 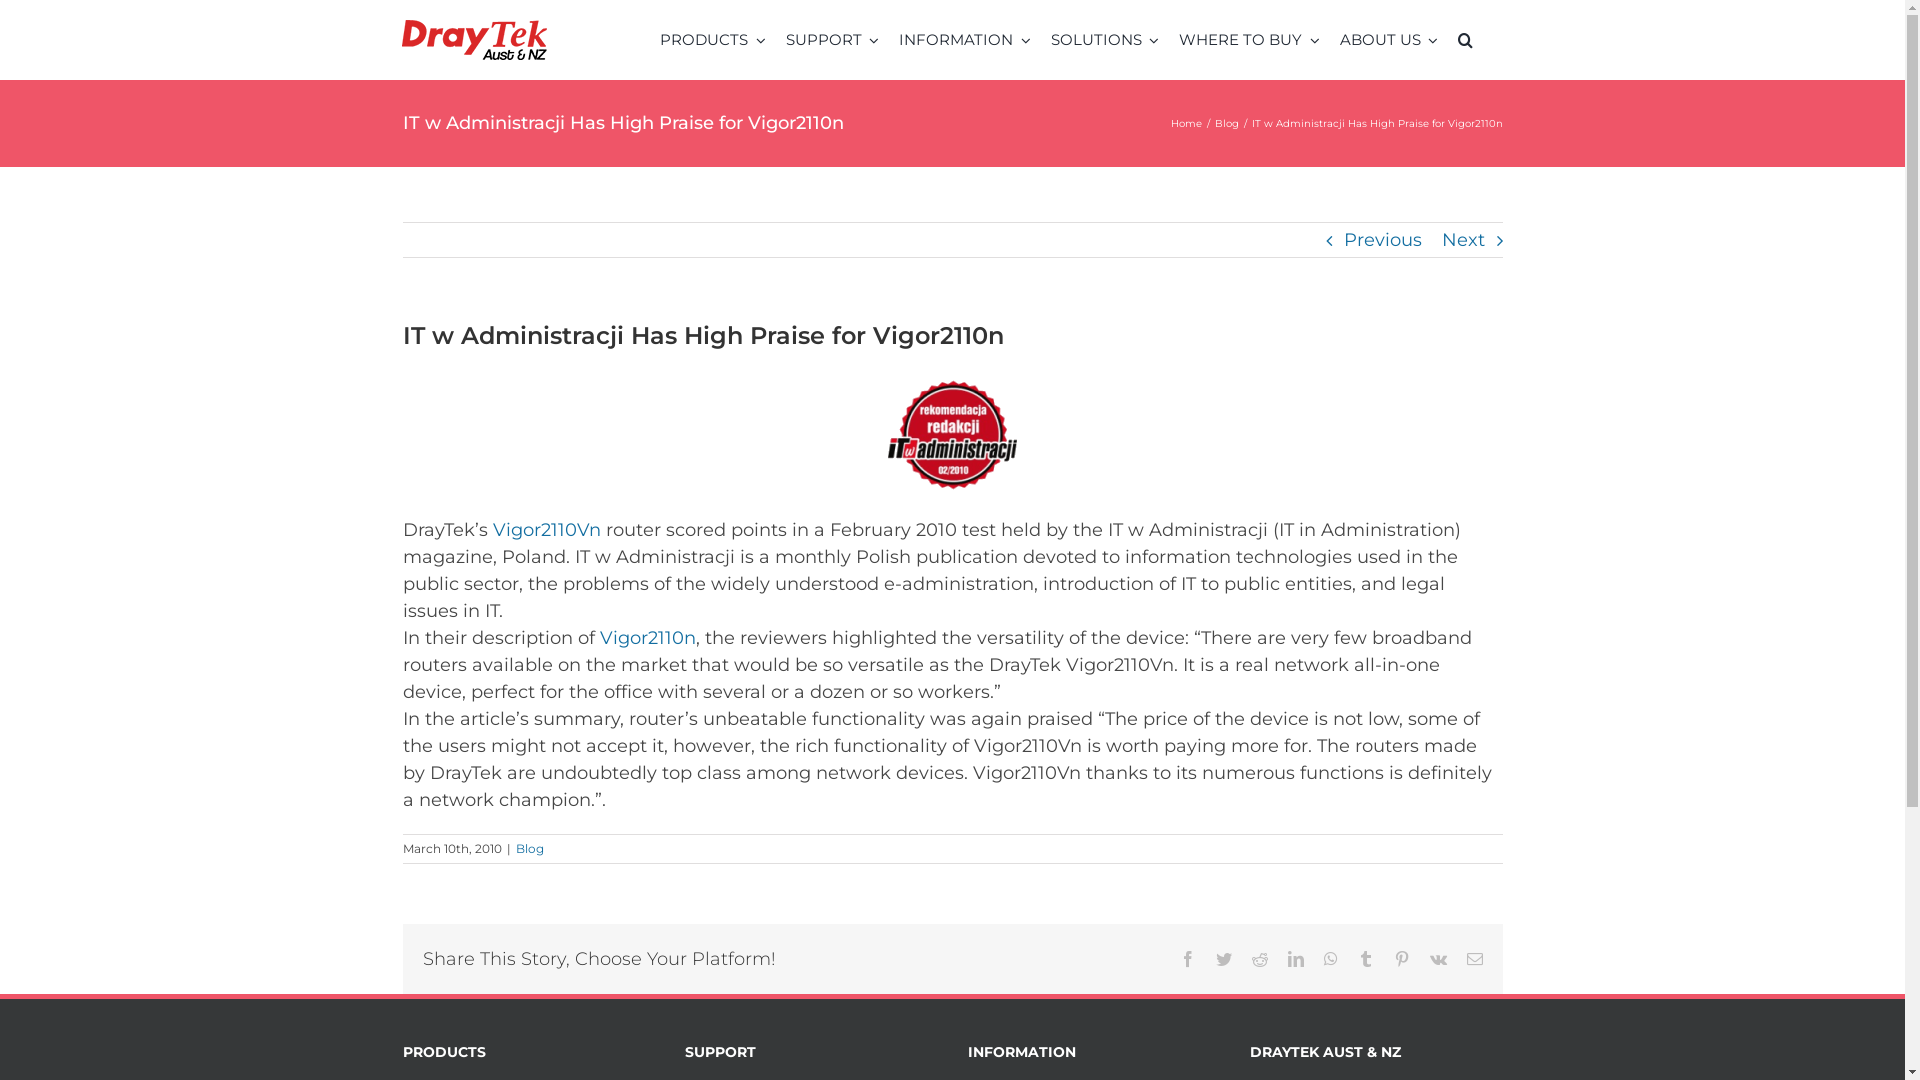 What do you see at coordinates (1248, 39) in the screenshot?
I see `'WHERE TO BUY'` at bounding box center [1248, 39].